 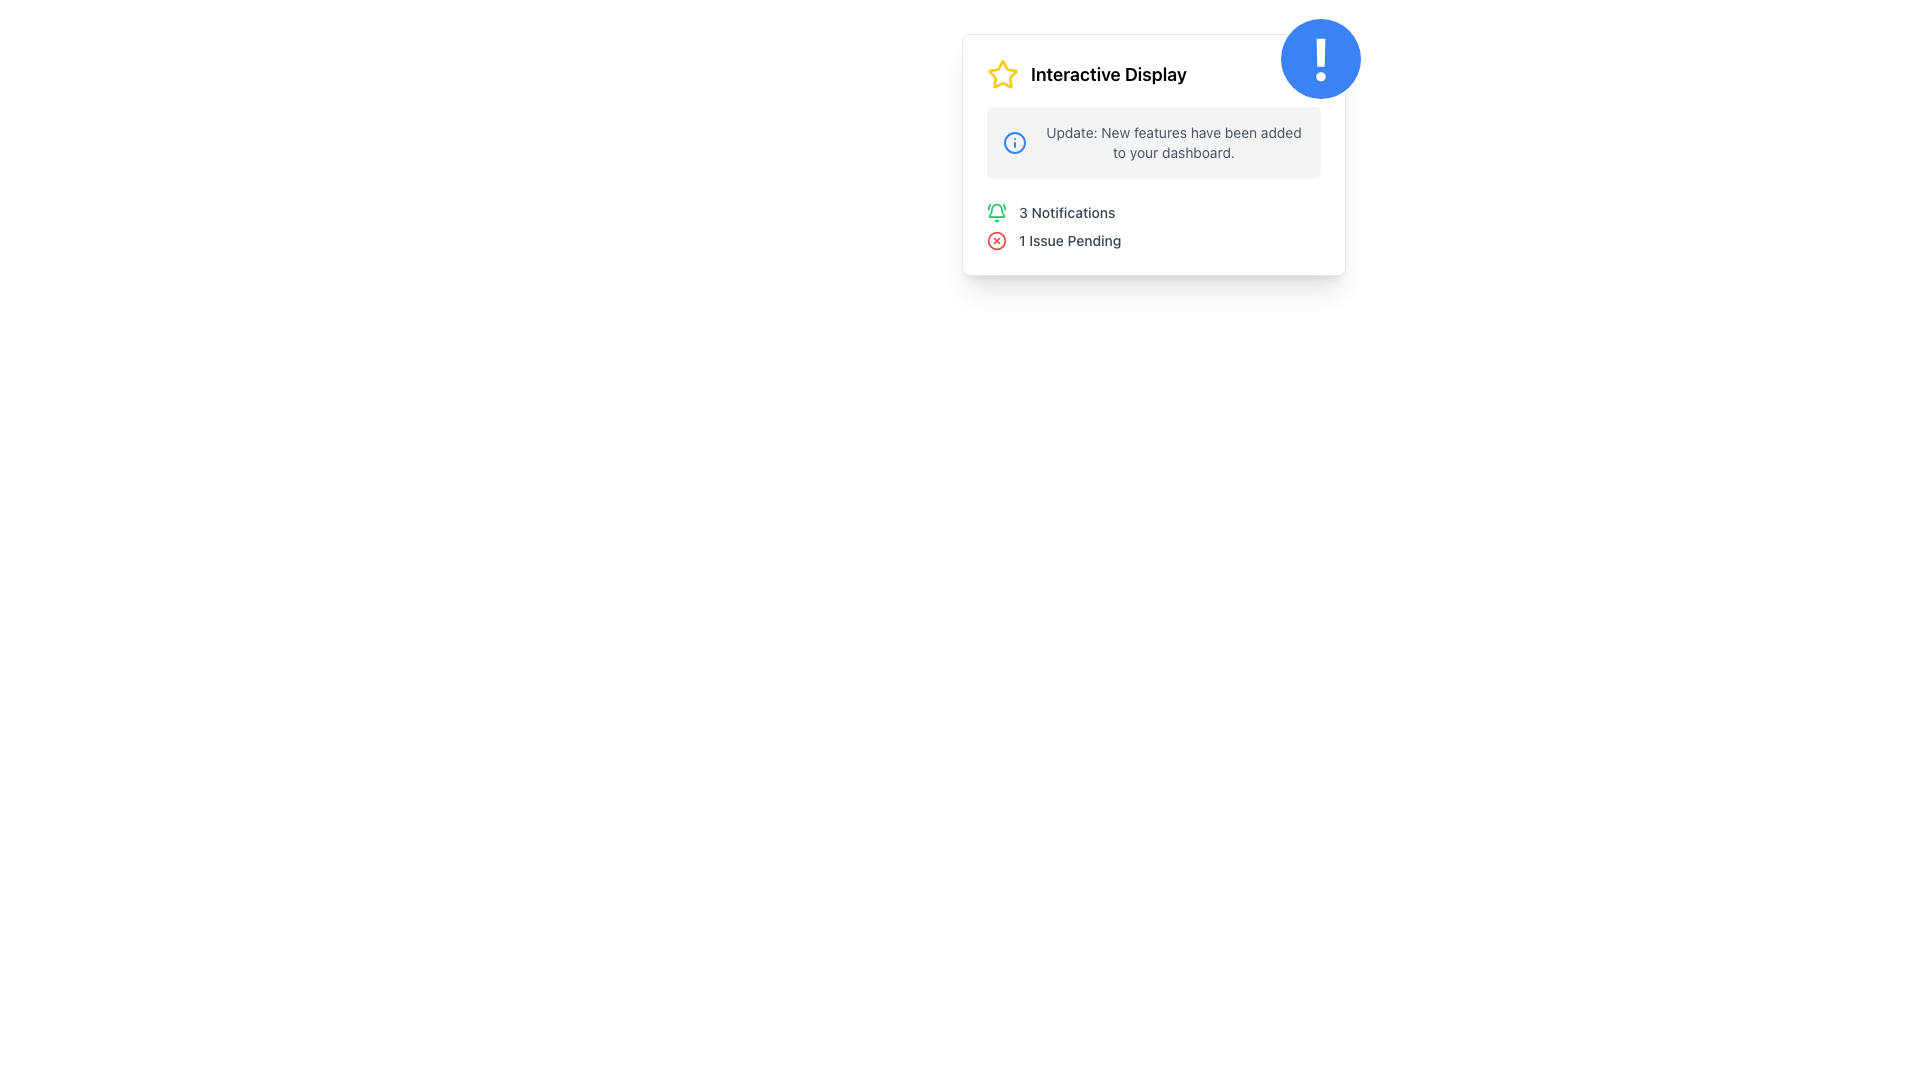 What do you see at coordinates (1320, 57) in the screenshot?
I see `the Badge (alert indicator) located in the top-right corner of the white rounded rectangular card that contains notifications and issues related to the content` at bounding box center [1320, 57].